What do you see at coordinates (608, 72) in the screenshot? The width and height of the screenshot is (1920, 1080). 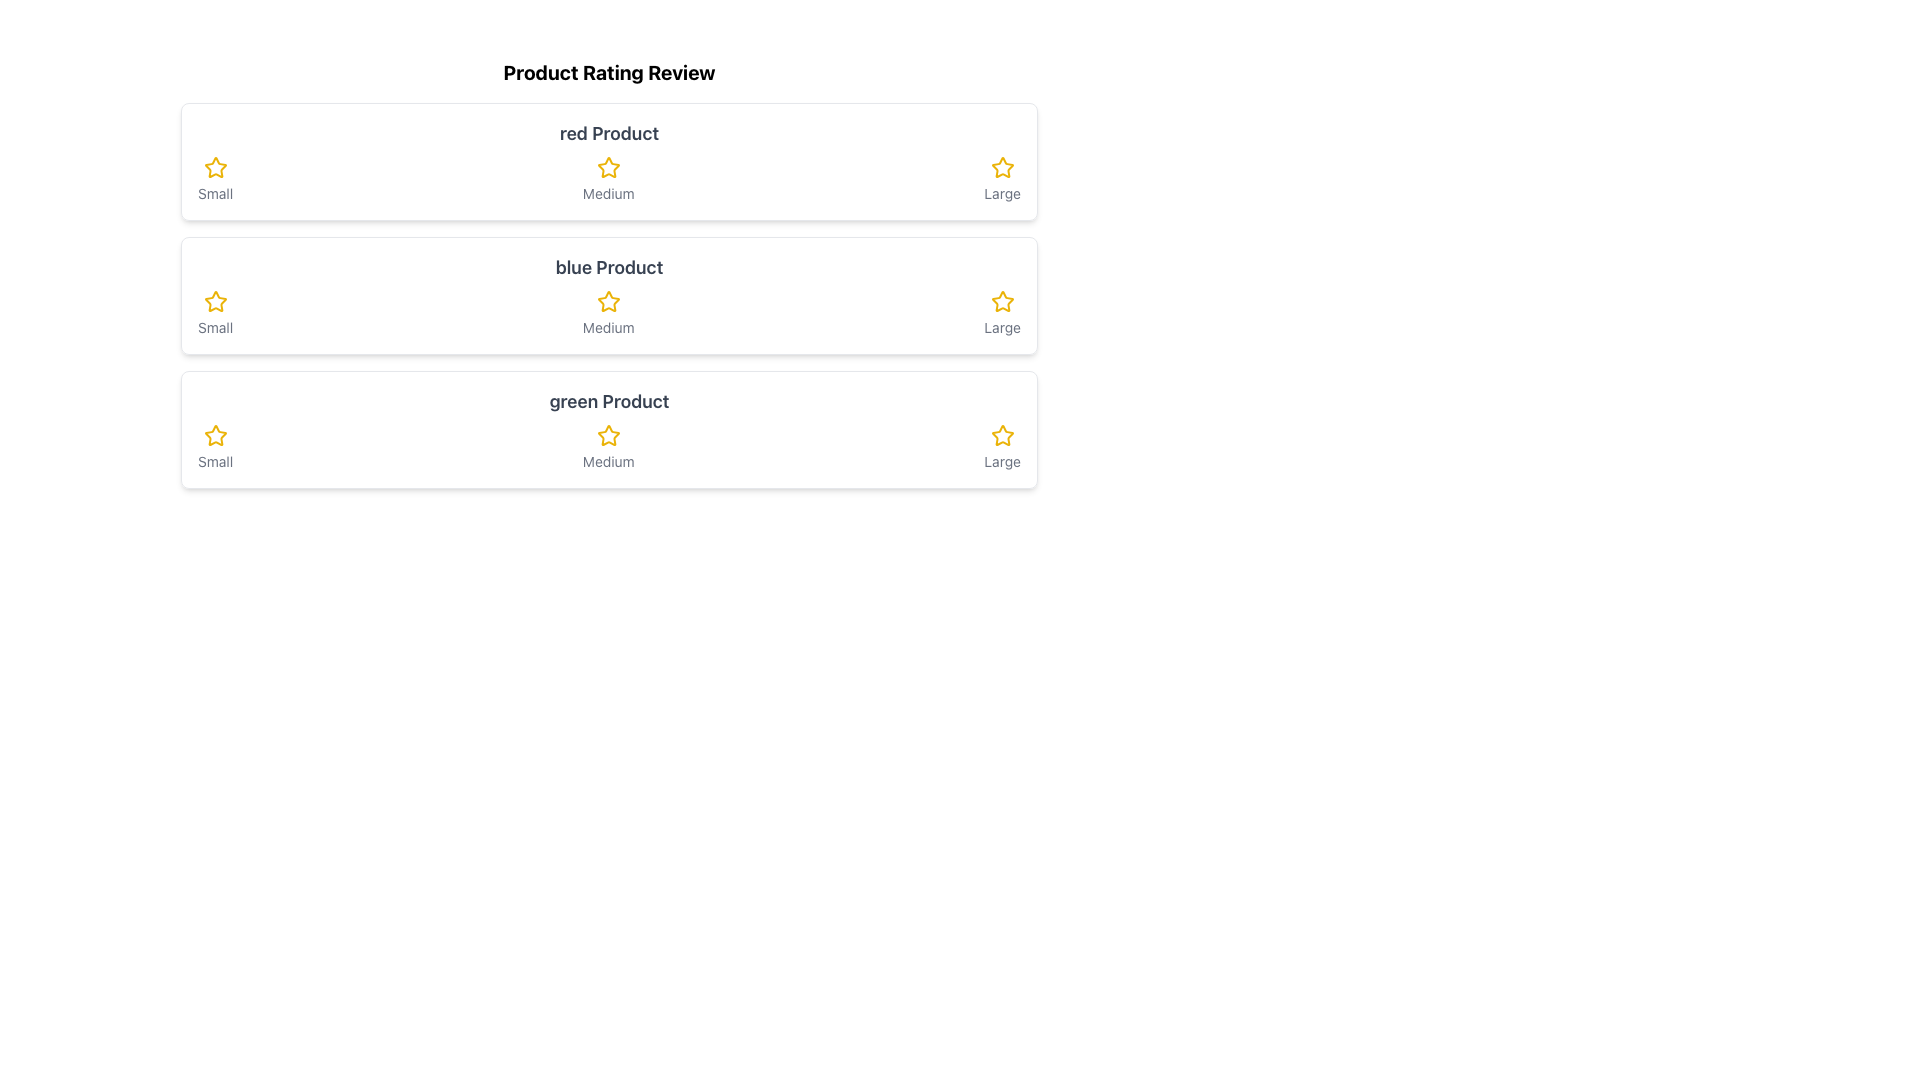 I see `text from the heading that displays 'Product Rating Review', which is prominently positioned at the top of the interface` at bounding box center [608, 72].